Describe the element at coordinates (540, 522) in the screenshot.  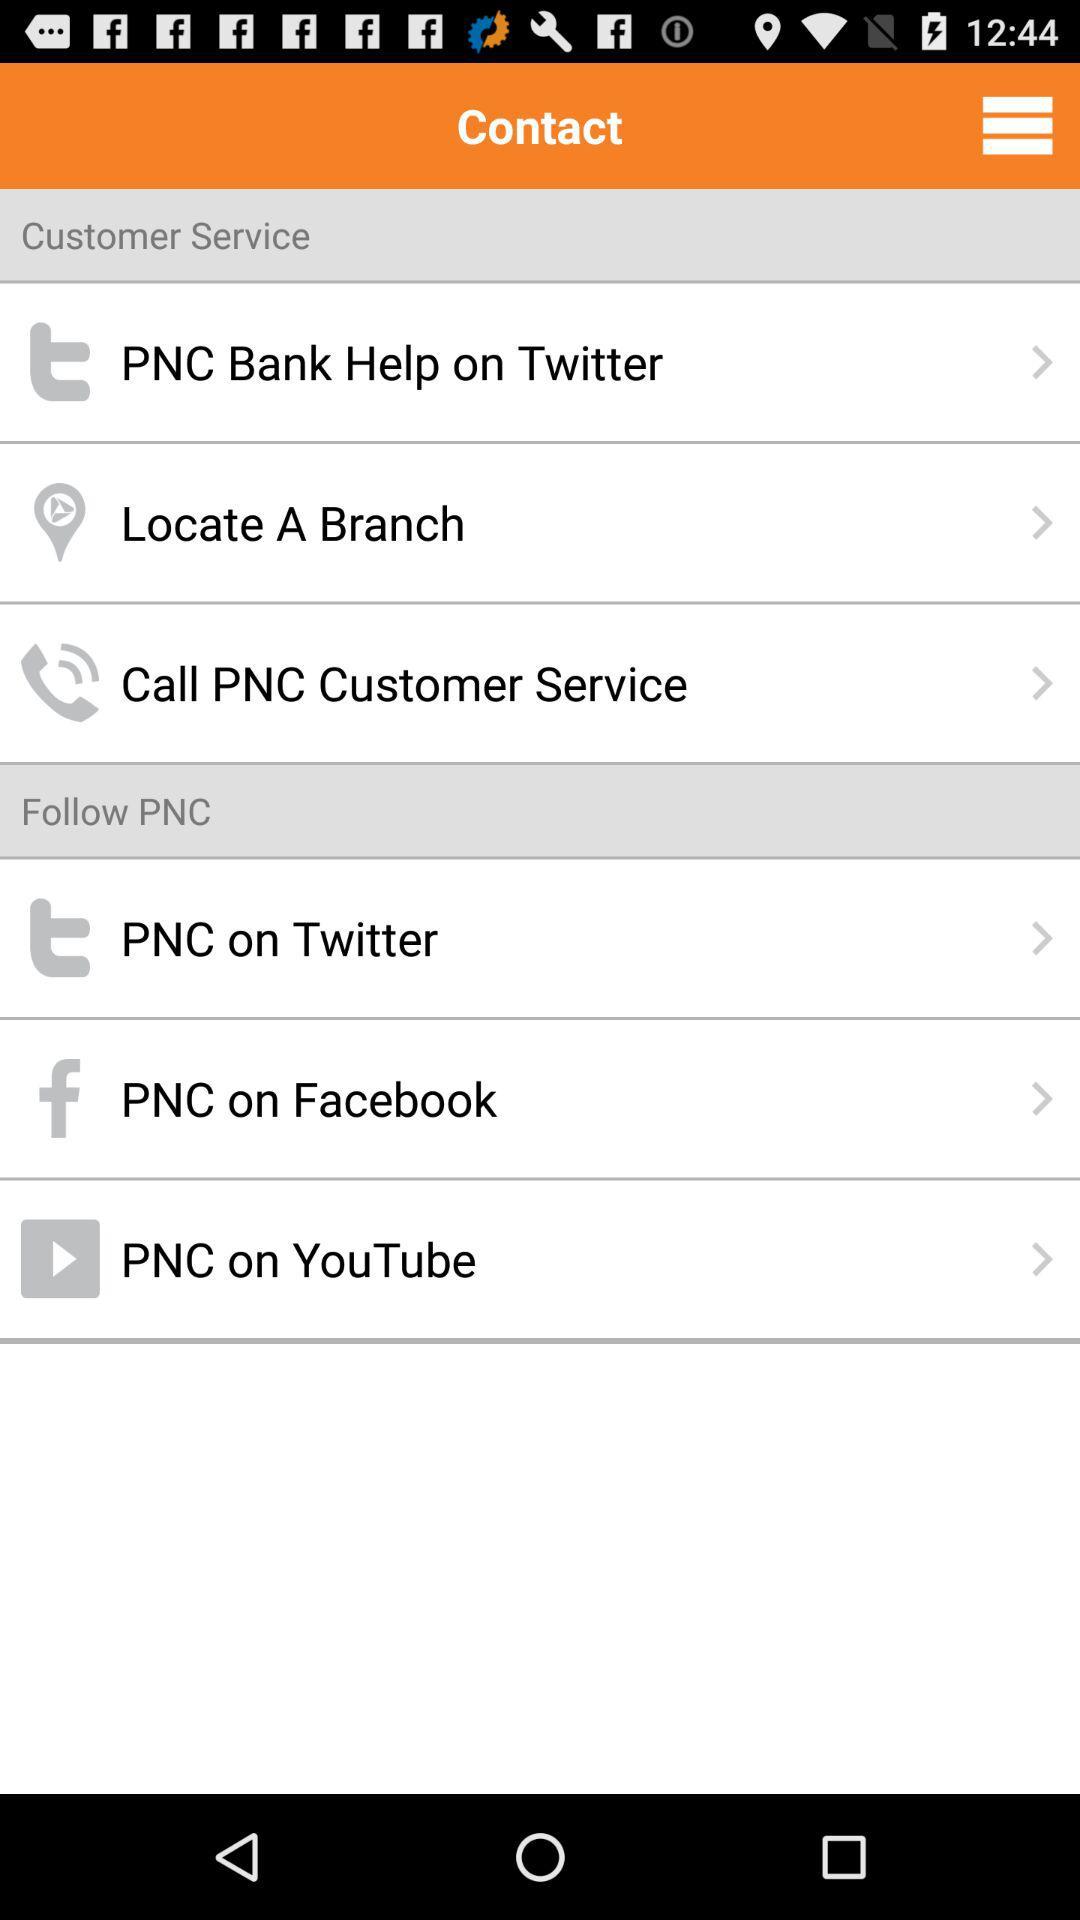
I see `the icon below the pnc bank help item` at that location.